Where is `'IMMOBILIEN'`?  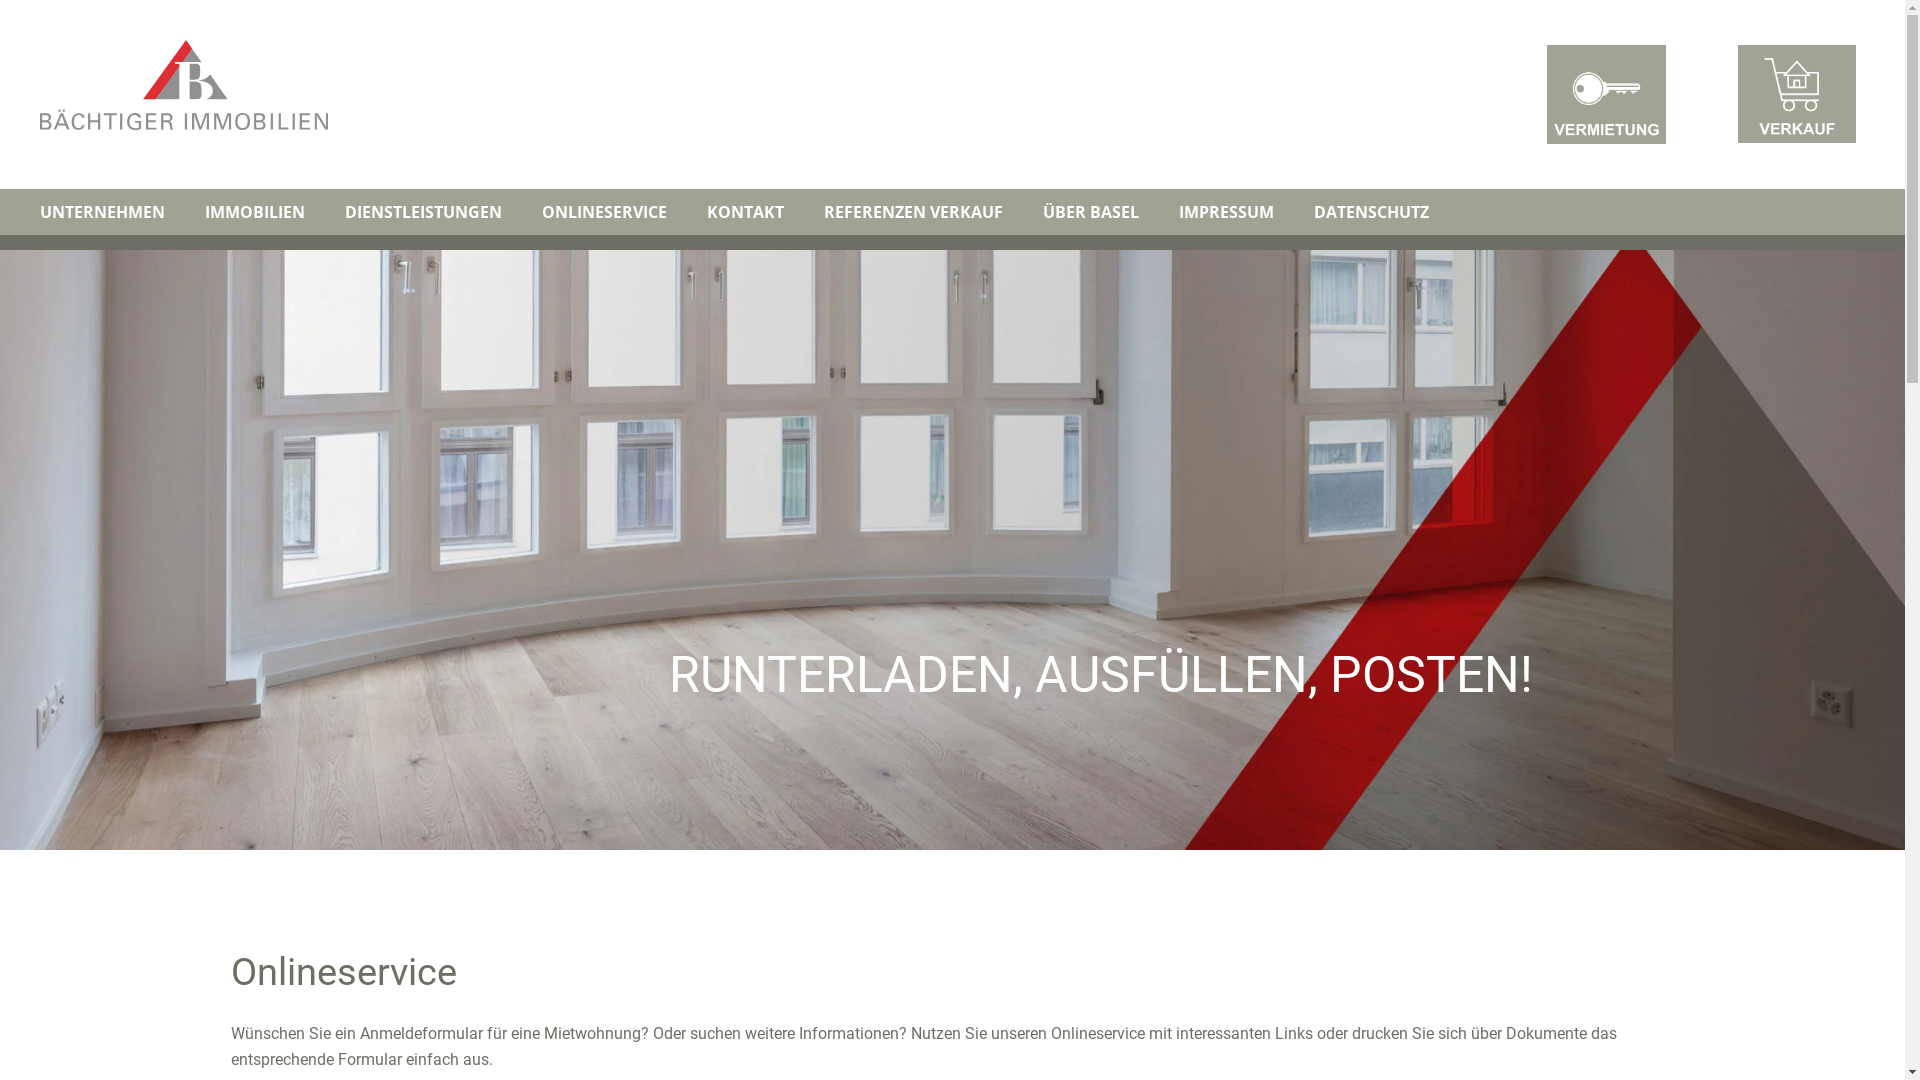 'IMMOBILIEN' is located at coordinates (185, 212).